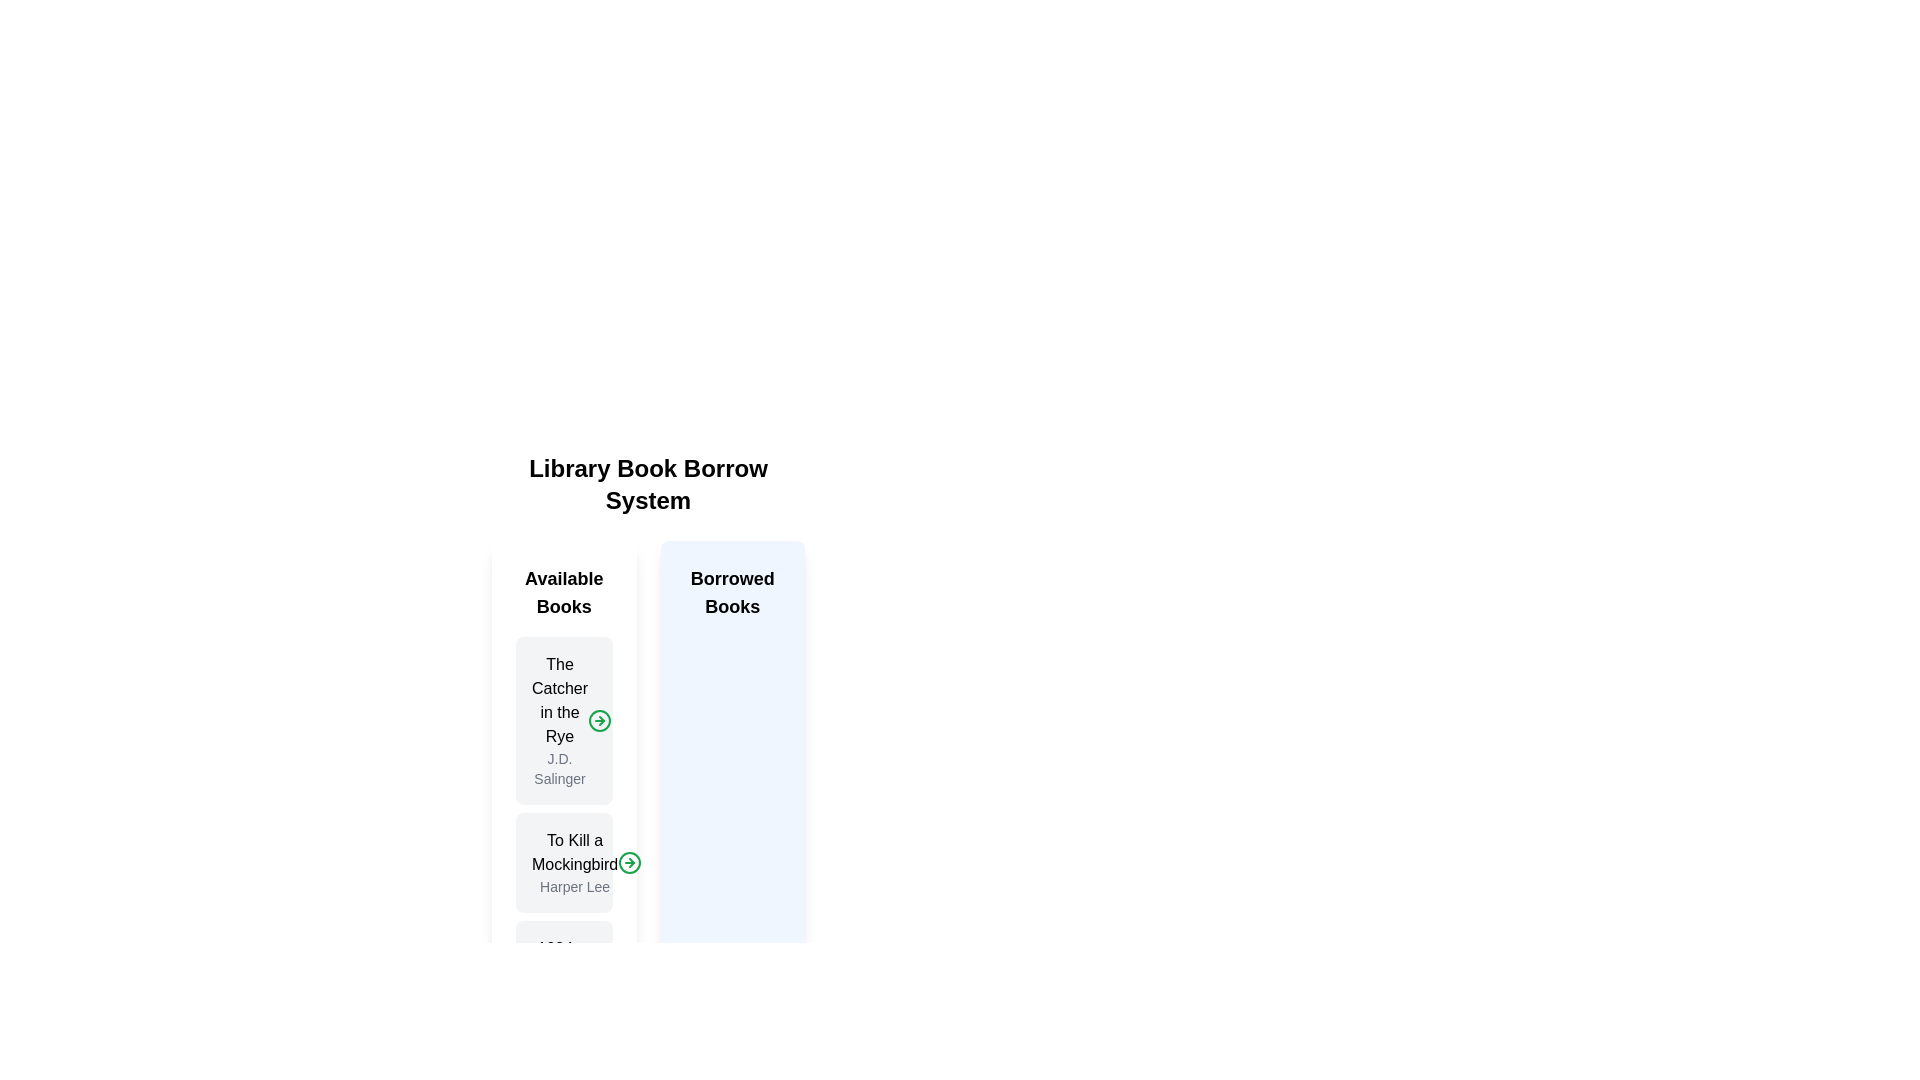 This screenshot has width=1920, height=1080. What do you see at coordinates (574, 852) in the screenshot?
I see `the title text of the book, which is located above the subtitle 'Harper Lee' within the card structure in the 'Available Books' column, as the second item in the list` at bounding box center [574, 852].